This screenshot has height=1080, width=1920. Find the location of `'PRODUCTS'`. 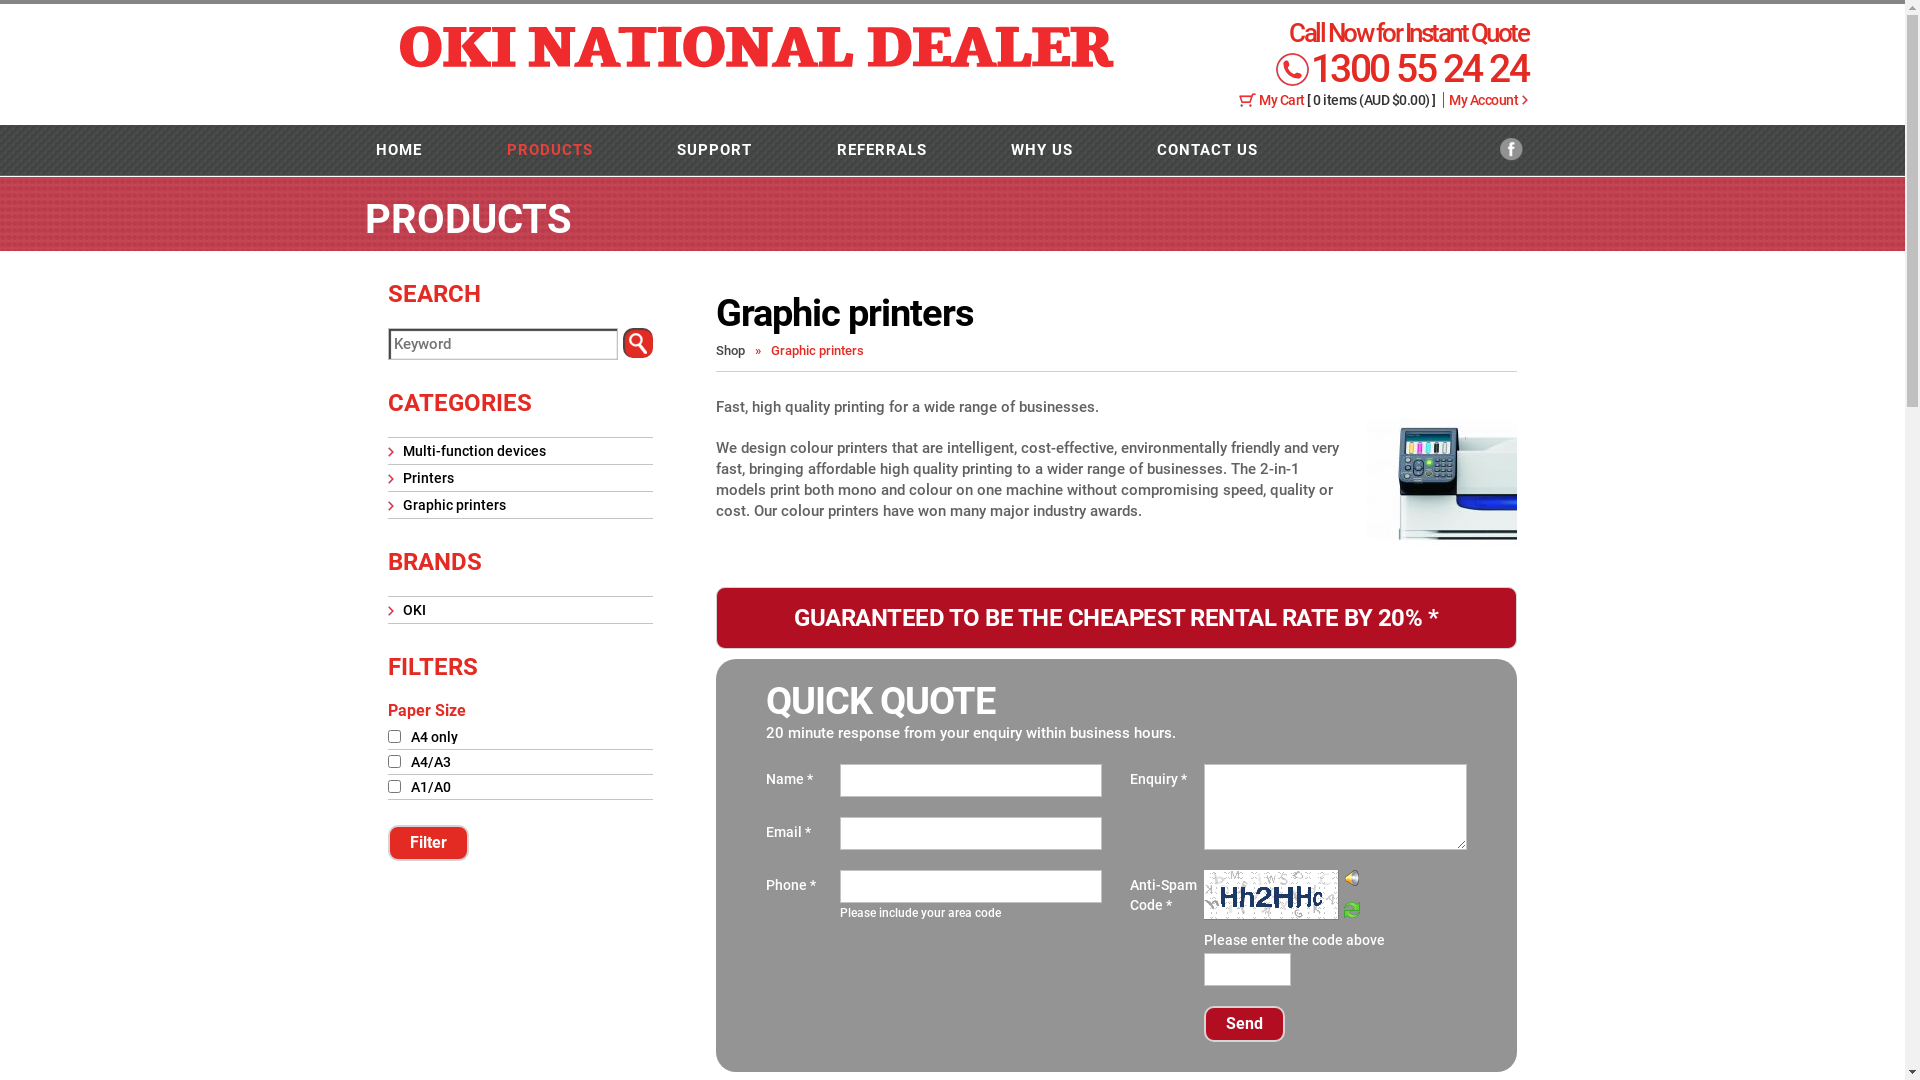

'PRODUCTS' is located at coordinates (550, 149).